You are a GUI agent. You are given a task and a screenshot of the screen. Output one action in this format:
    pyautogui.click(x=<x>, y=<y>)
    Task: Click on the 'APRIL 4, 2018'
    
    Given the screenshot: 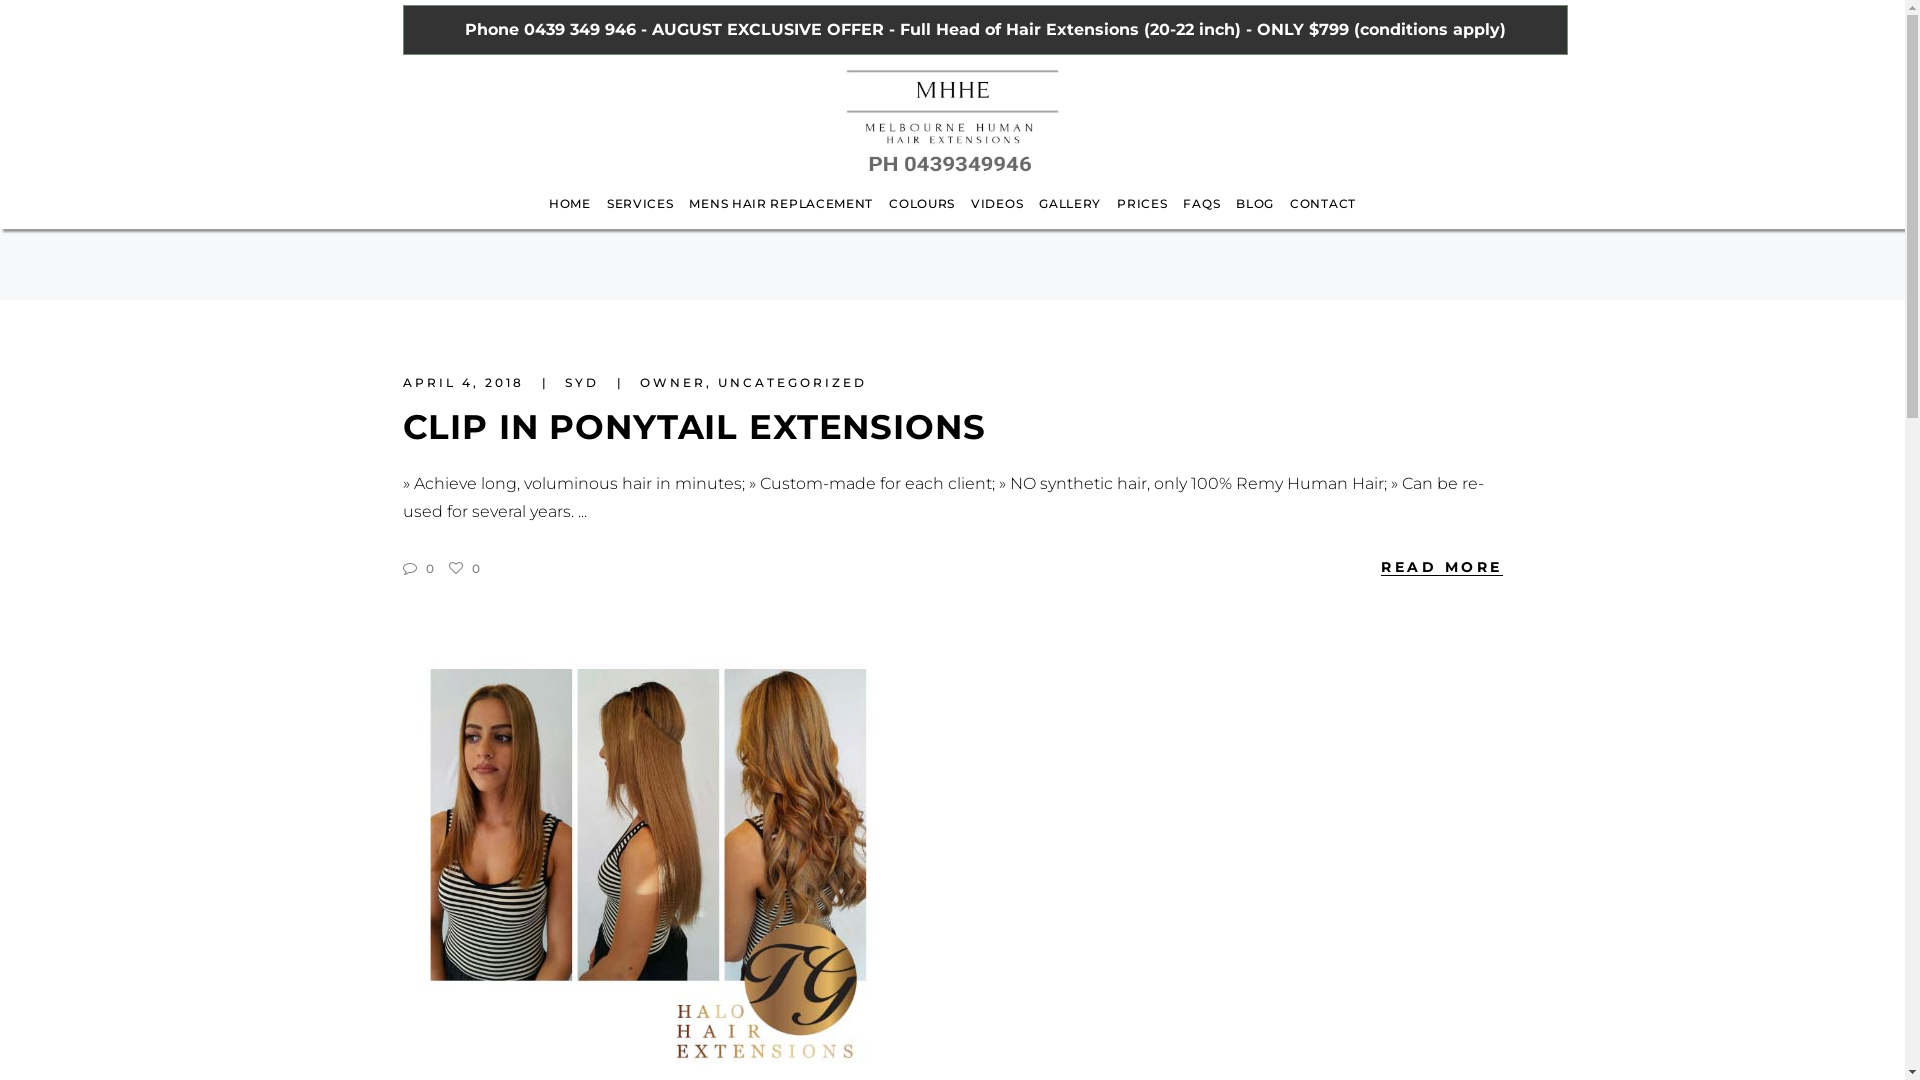 What is the action you would take?
    pyautogui.click(x=464, y=382)
    